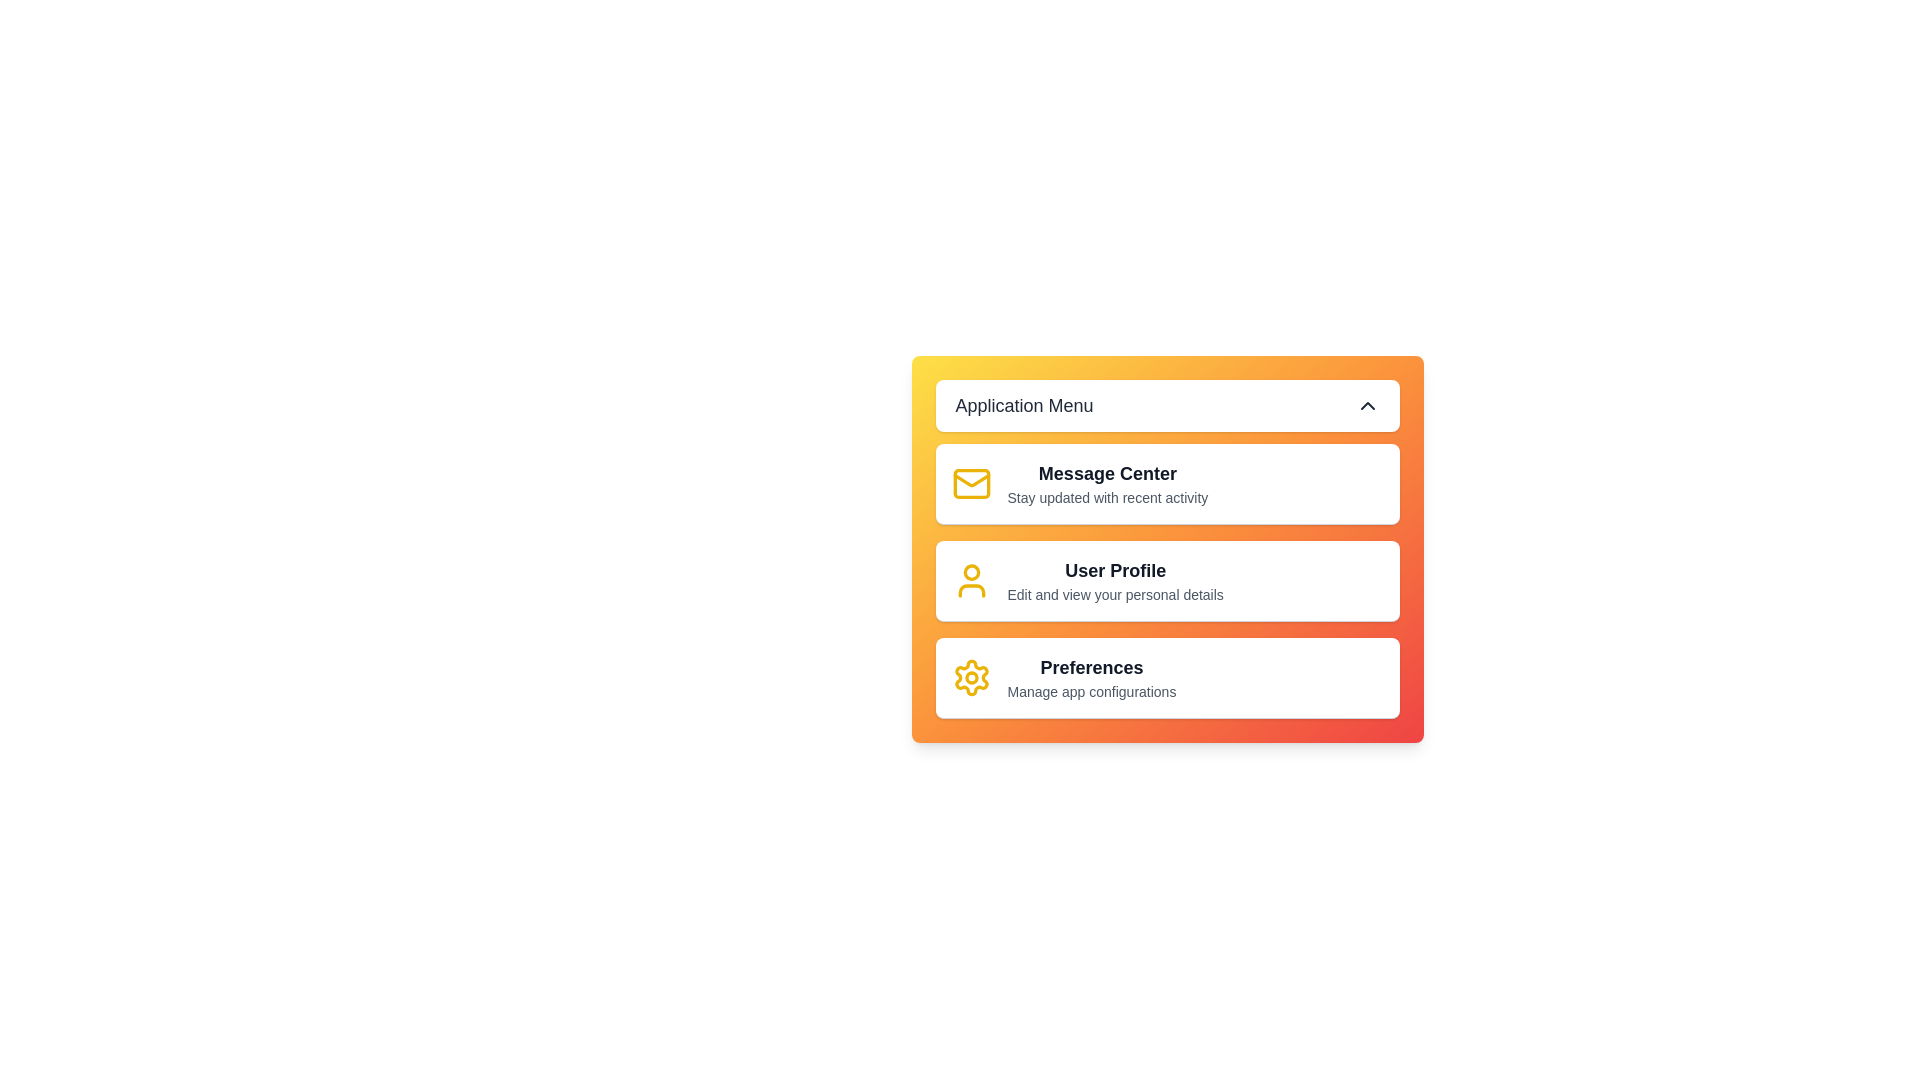 Image resolution: width=1920 pixels, height=1080 pixels. What do you see at coordinates (1167, 581) in the screenshot?
I see `the menu item User Profile to interact with its functionality` at bounding box center [1167, 581].